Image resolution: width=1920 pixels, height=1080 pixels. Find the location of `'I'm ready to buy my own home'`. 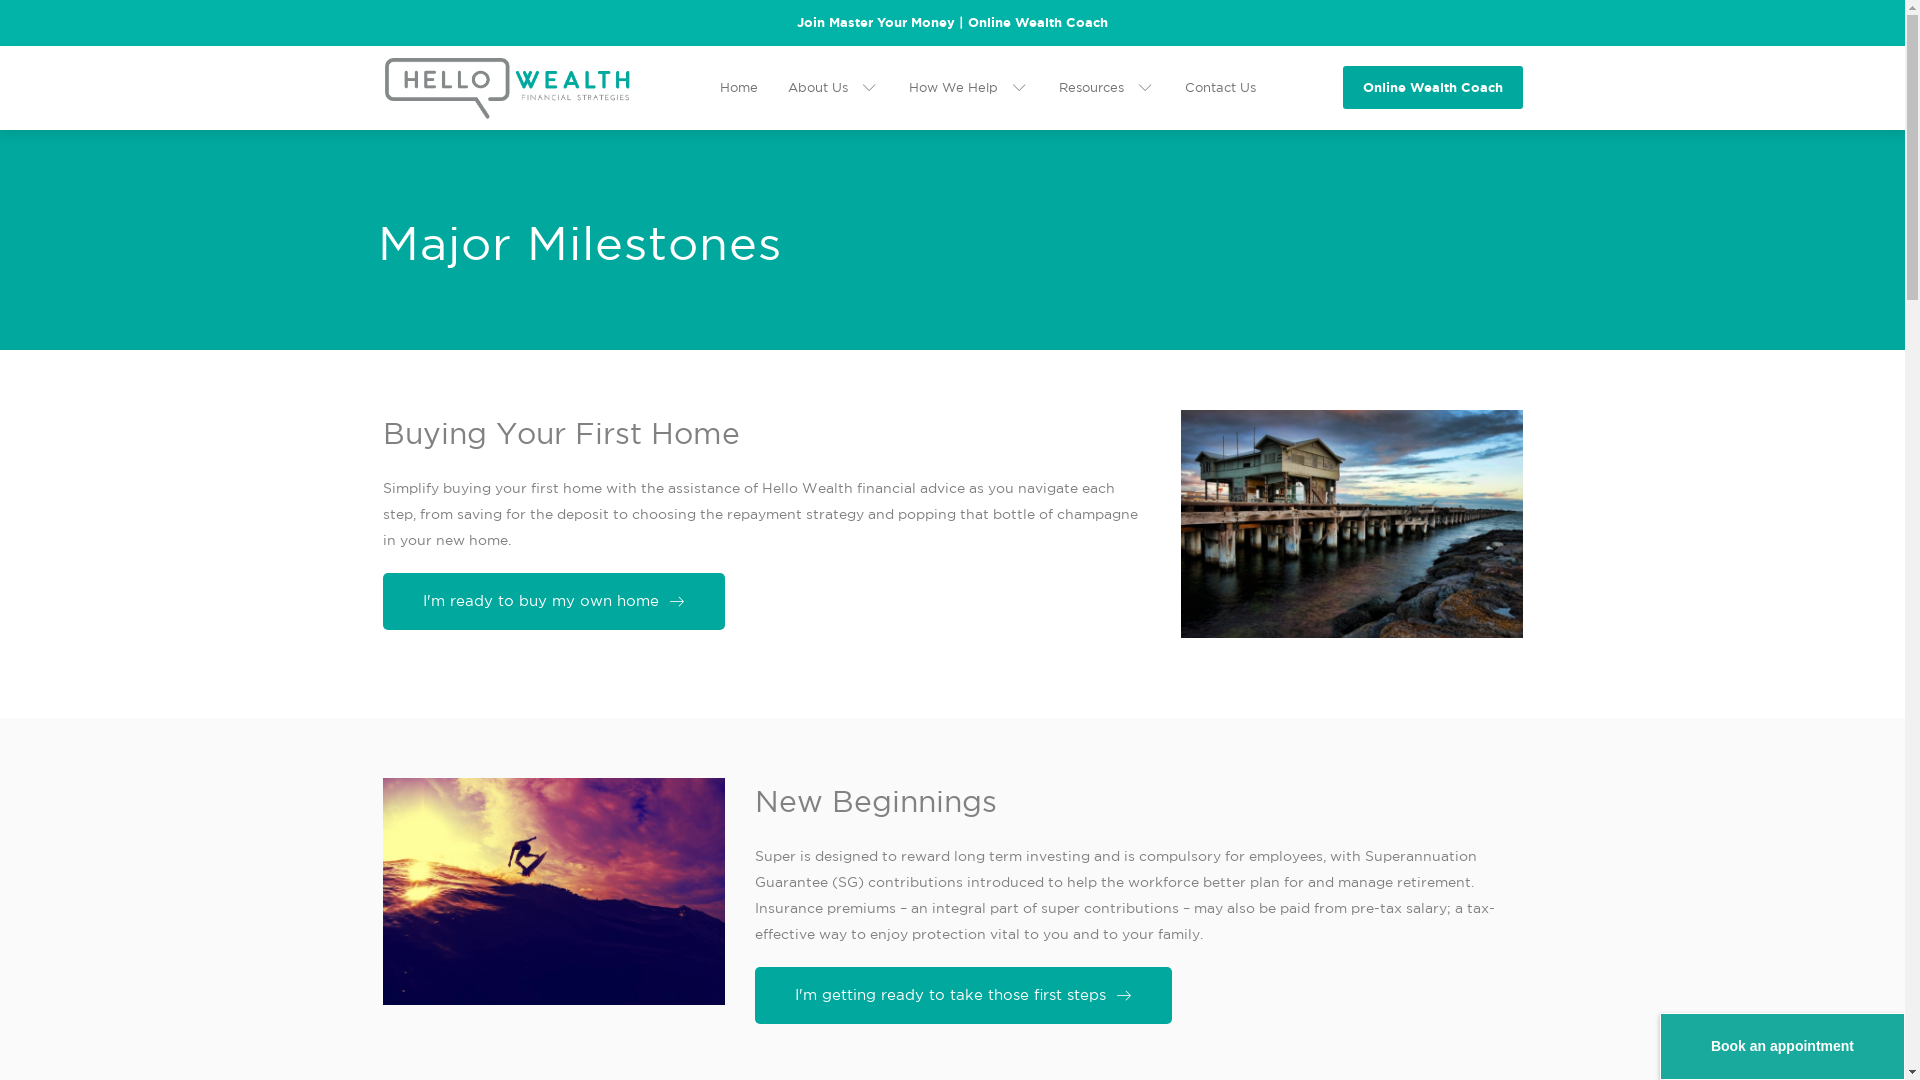

'I'm ready to buy my own home' is located at coordinates (552, 600).